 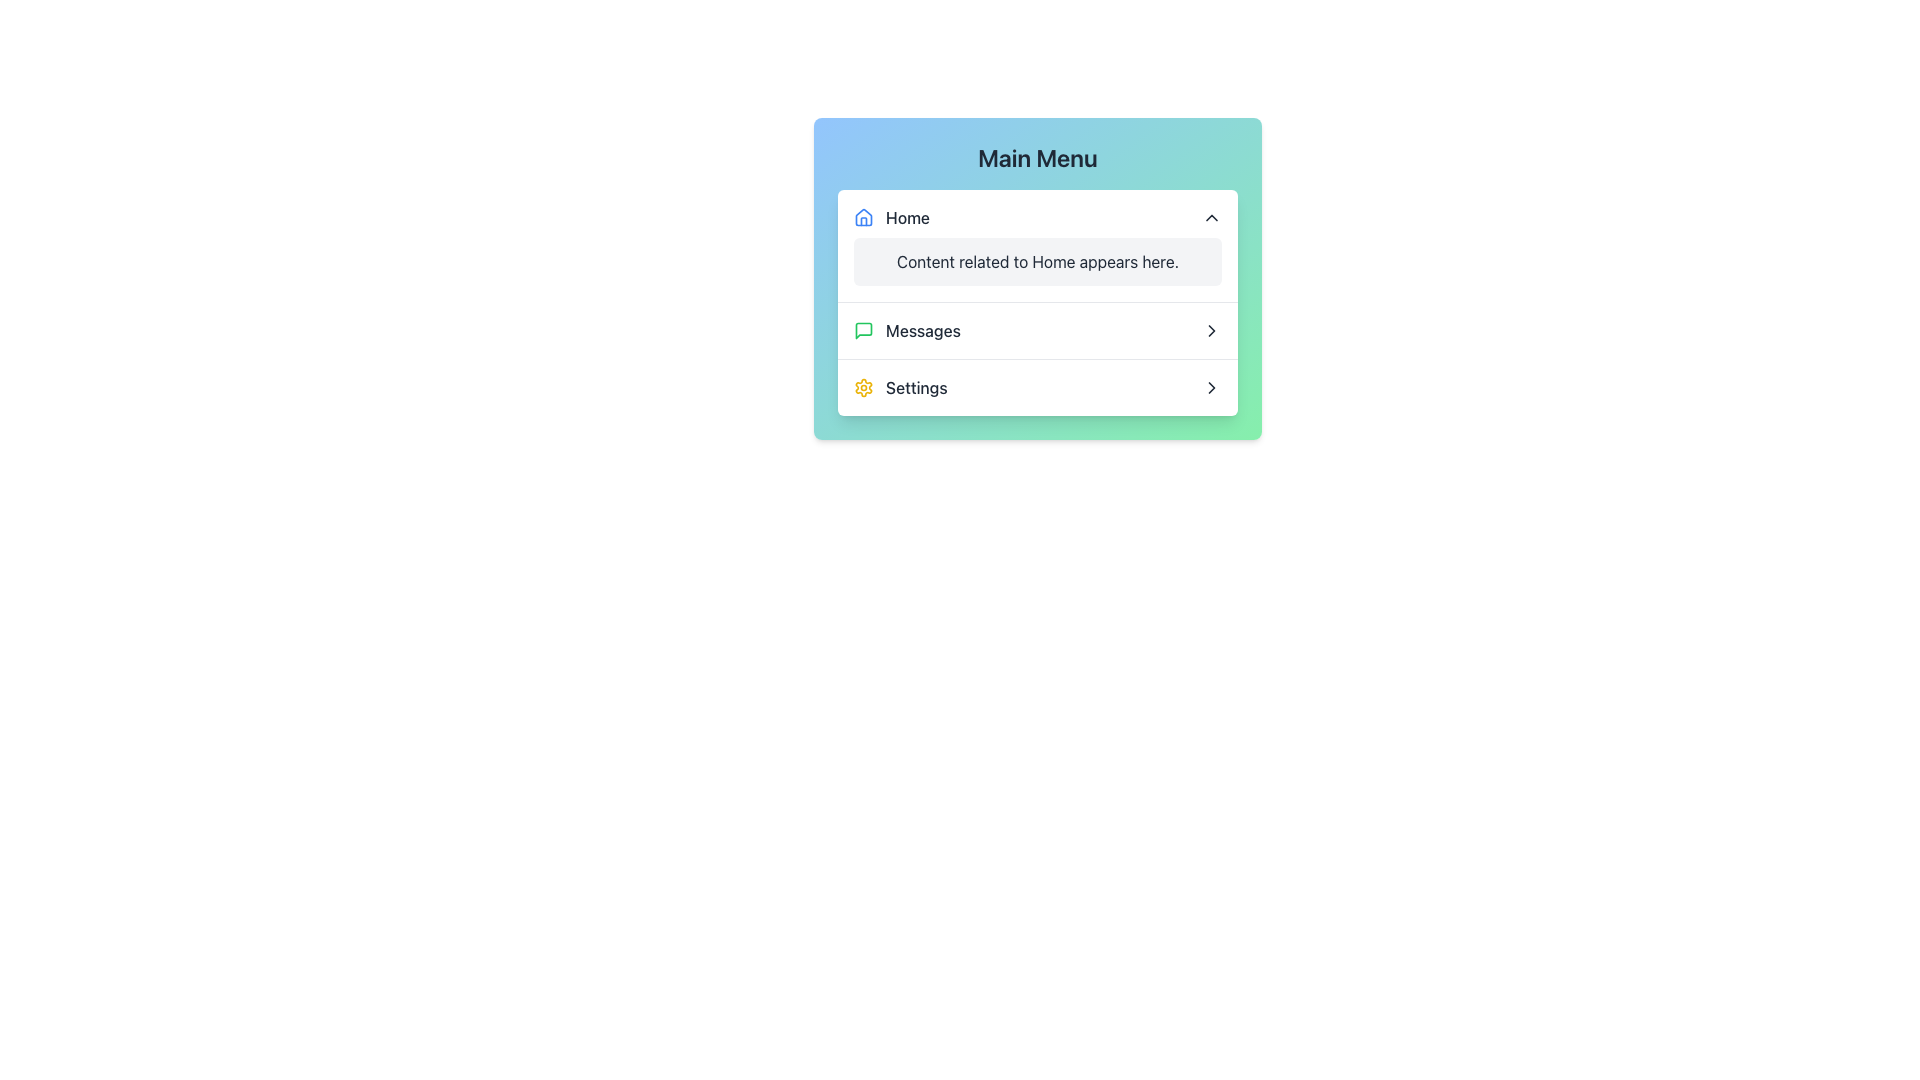 I want to click on the right-facing chevron icon located at the far-right end of the 'Settings' row in the menu, so click(x=1210, y=388).